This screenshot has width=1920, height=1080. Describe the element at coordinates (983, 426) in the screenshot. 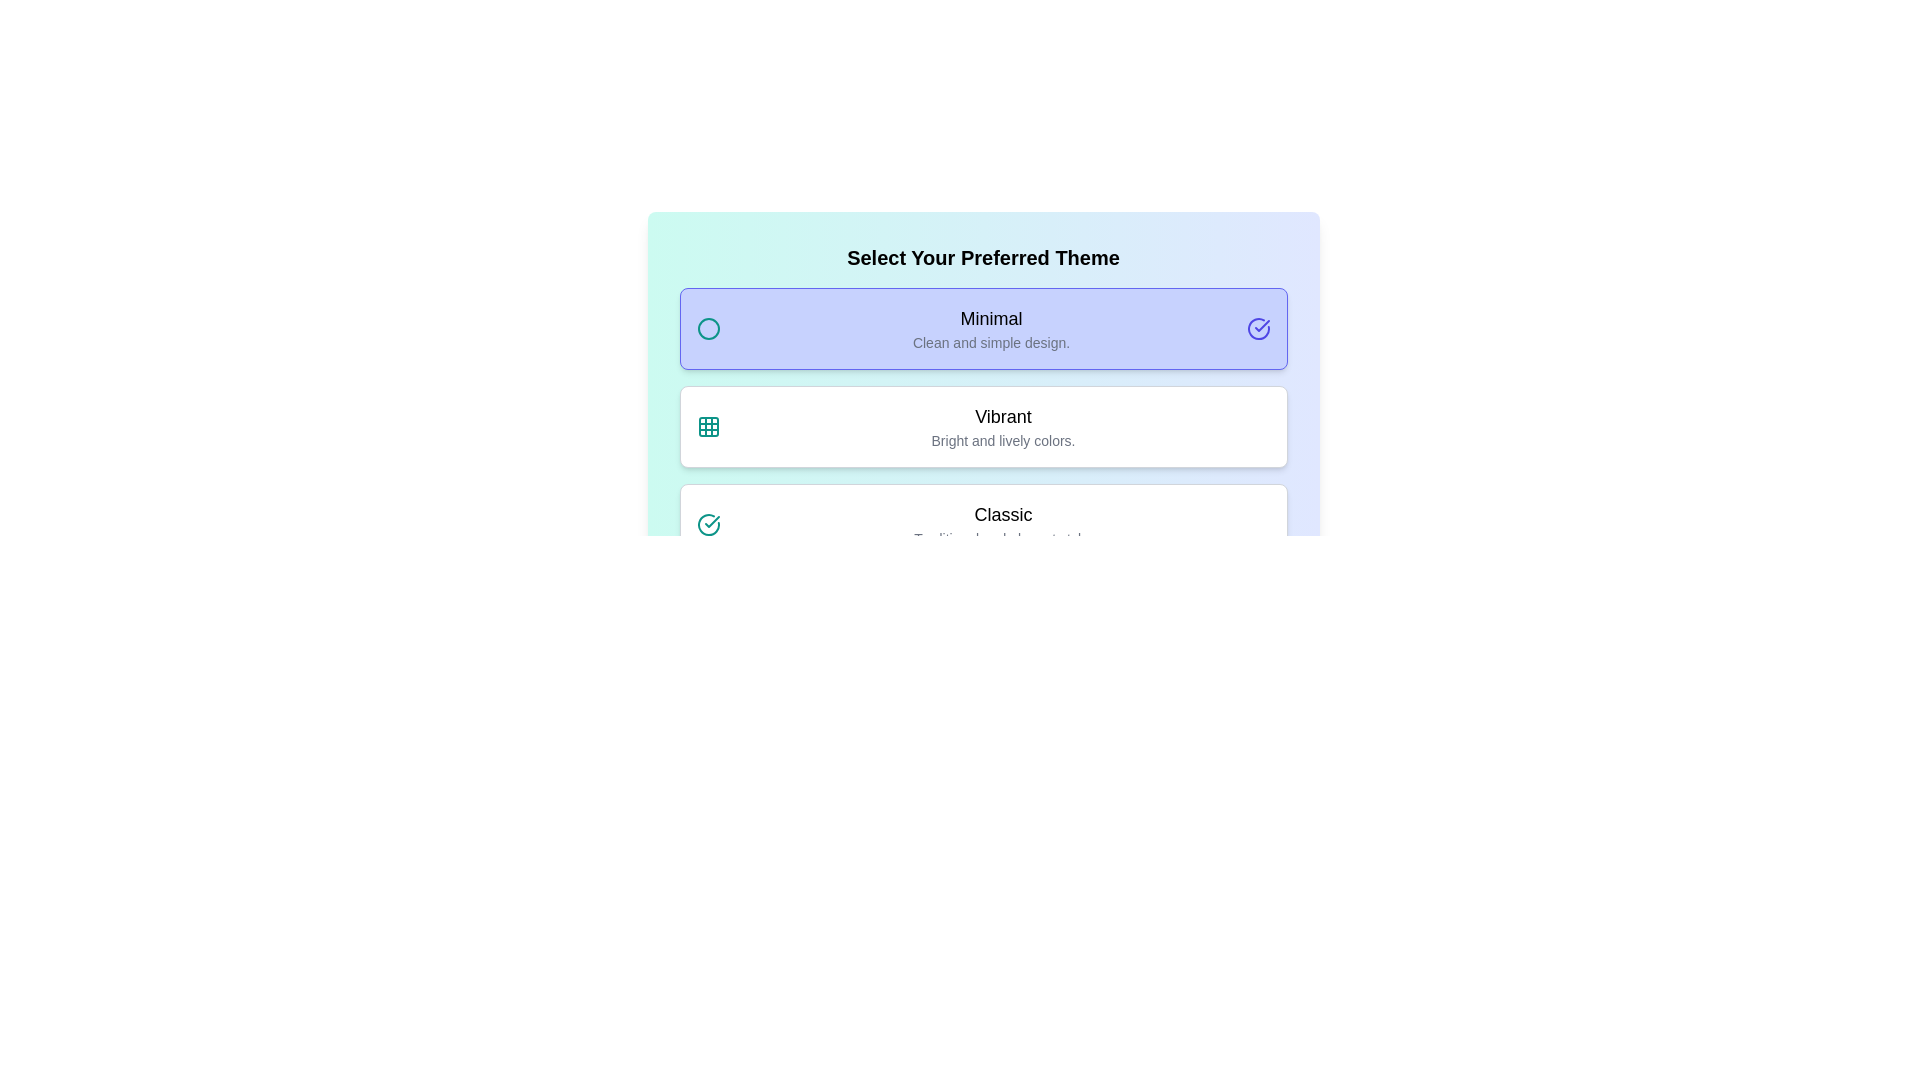

I see `the 'Vibrant' button with a white background and gray border for keyboard navigation` at that location.